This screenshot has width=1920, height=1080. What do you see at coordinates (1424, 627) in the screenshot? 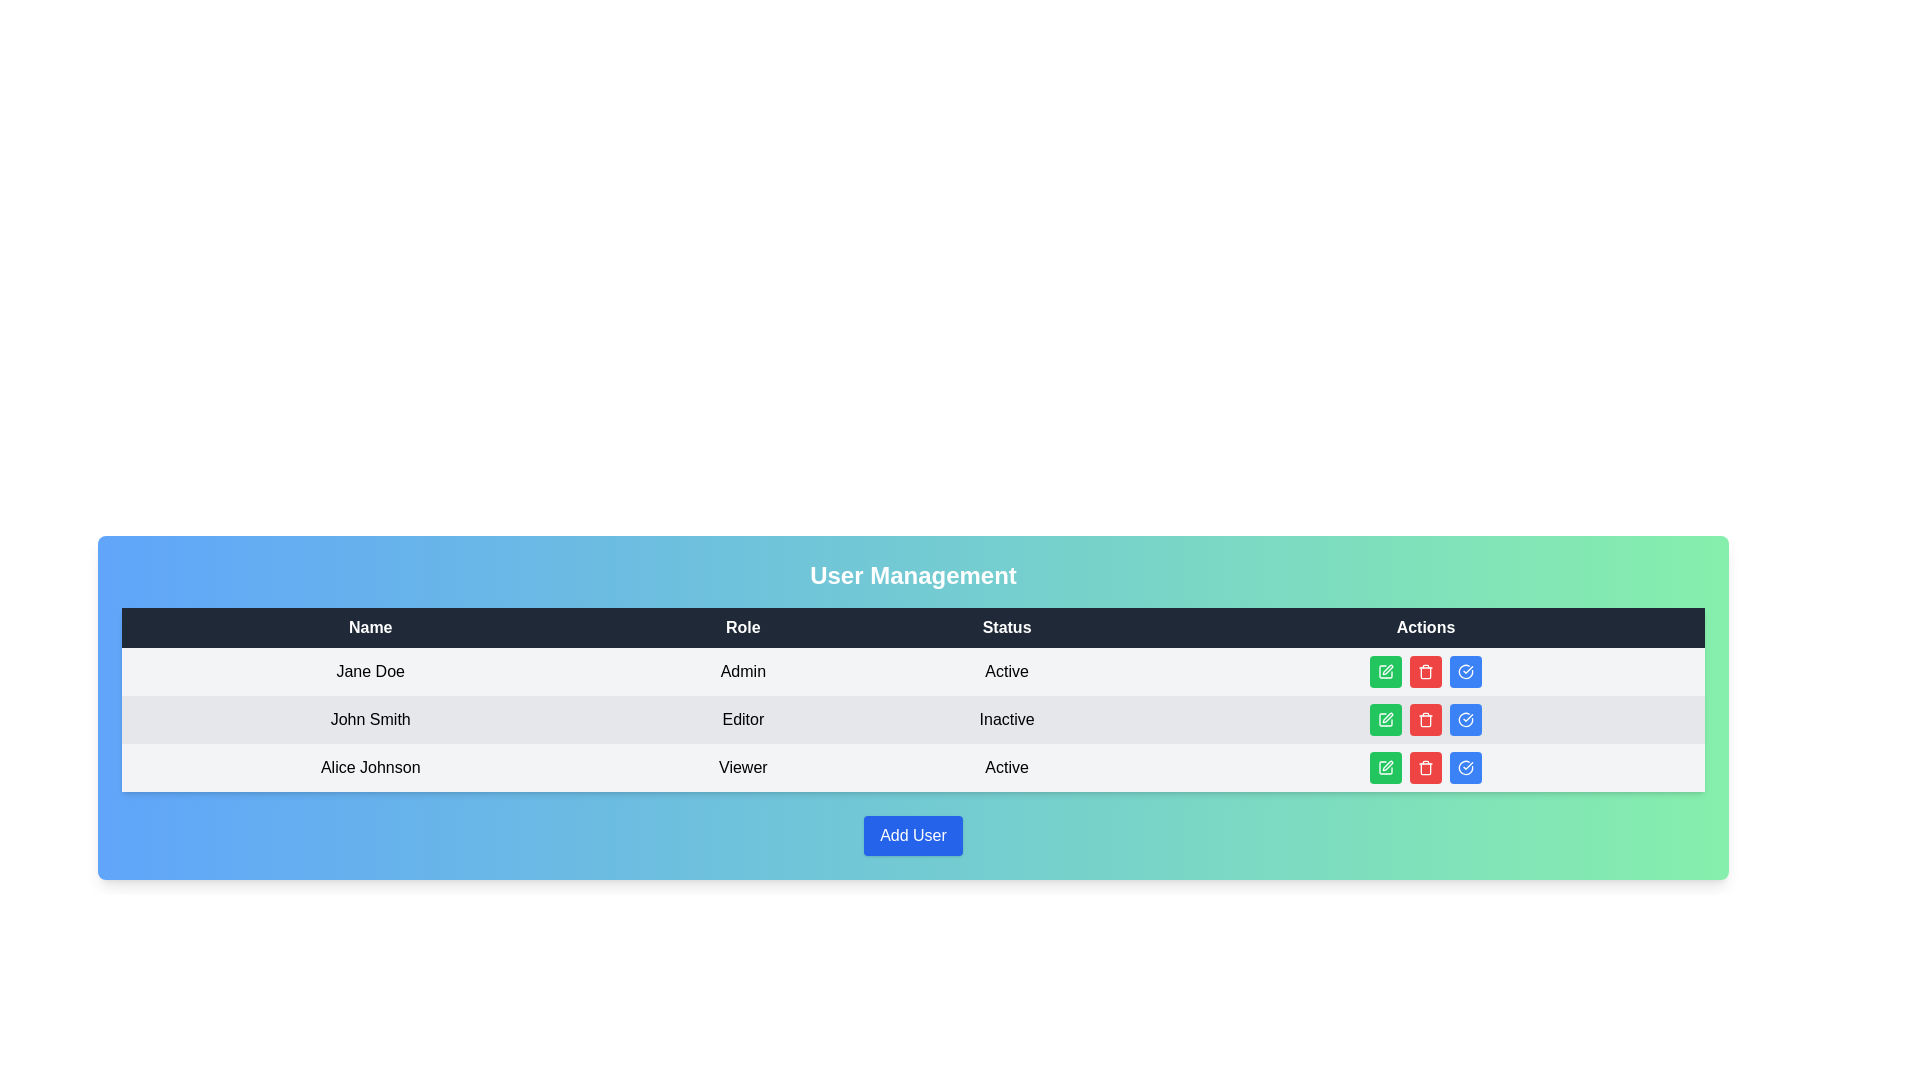
I see `the text label 'Actions' which is styled in white font and positioned in the rightmost part of the heading row, immediately to the right of 'Status'` at bounding box center [1424, 627].